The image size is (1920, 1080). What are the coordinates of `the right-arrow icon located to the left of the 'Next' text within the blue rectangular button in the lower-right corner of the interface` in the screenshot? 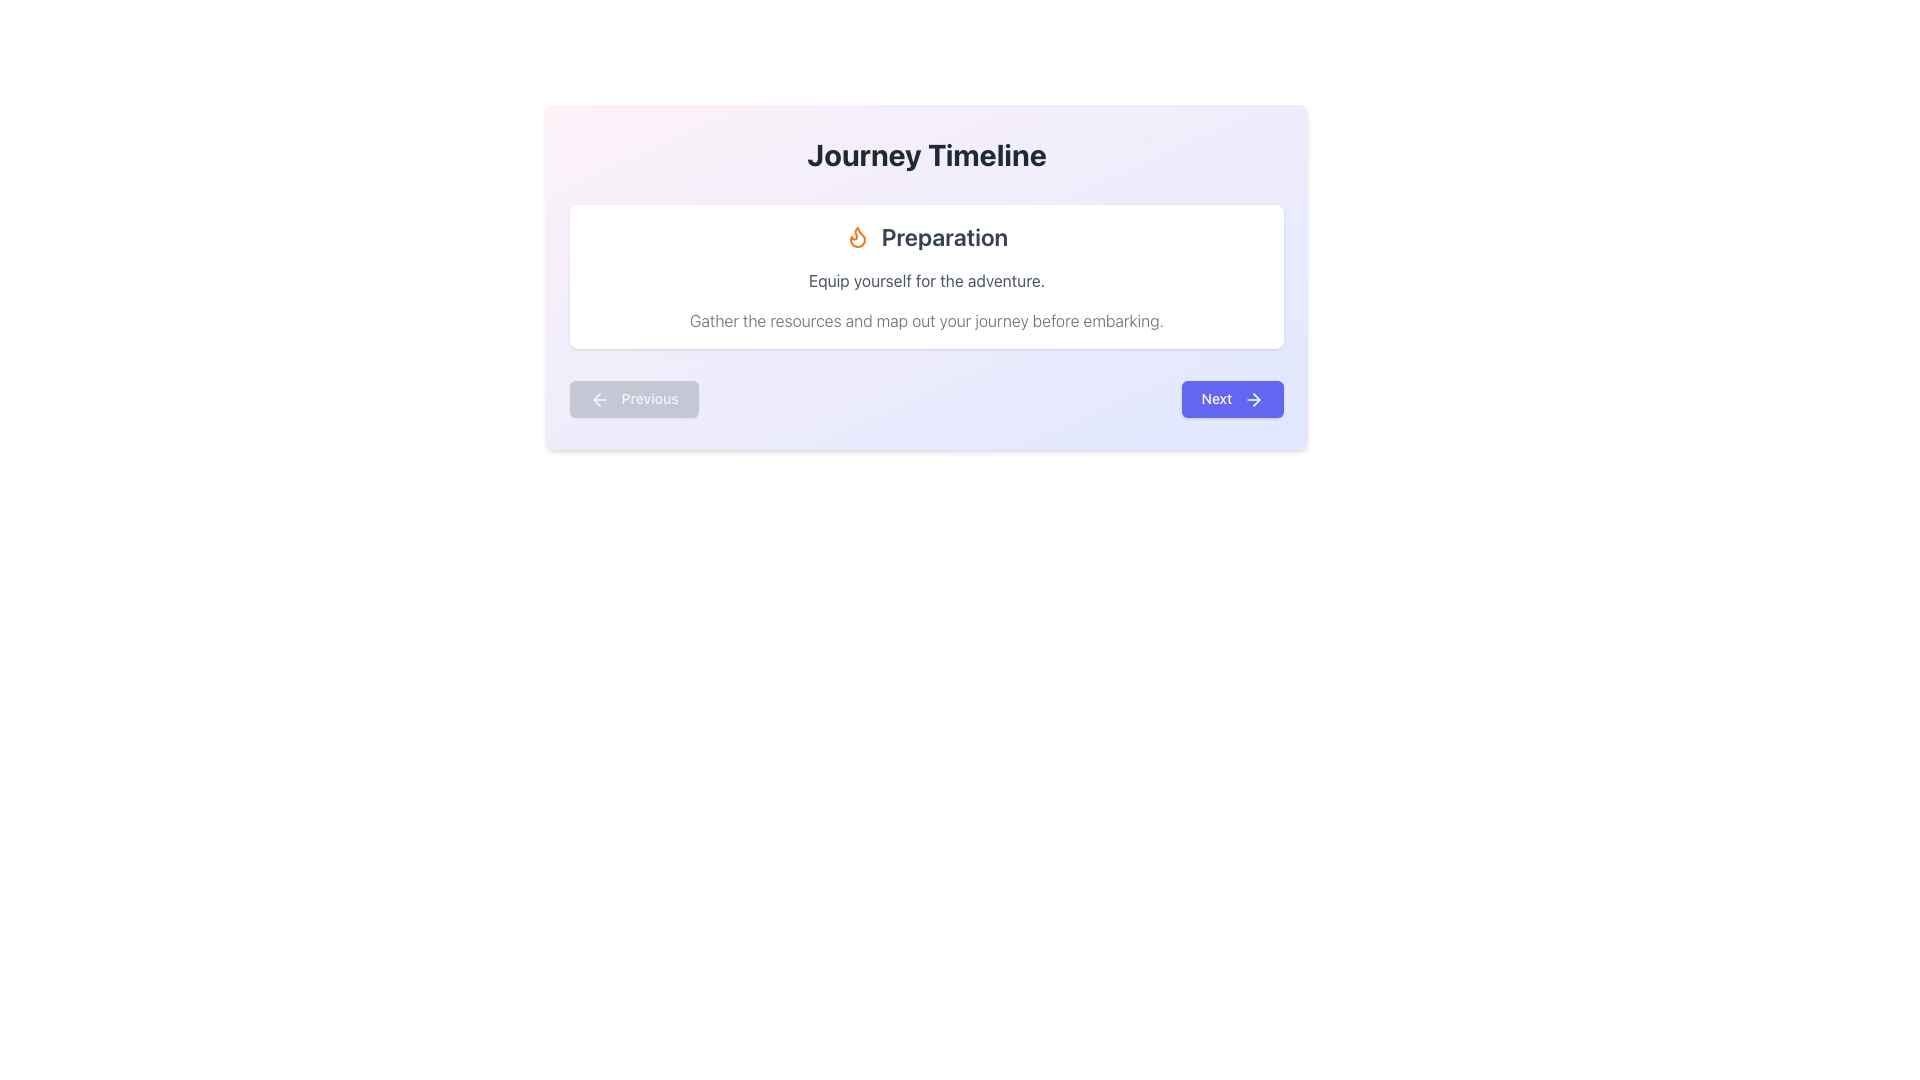 It's located at (1252, 400).